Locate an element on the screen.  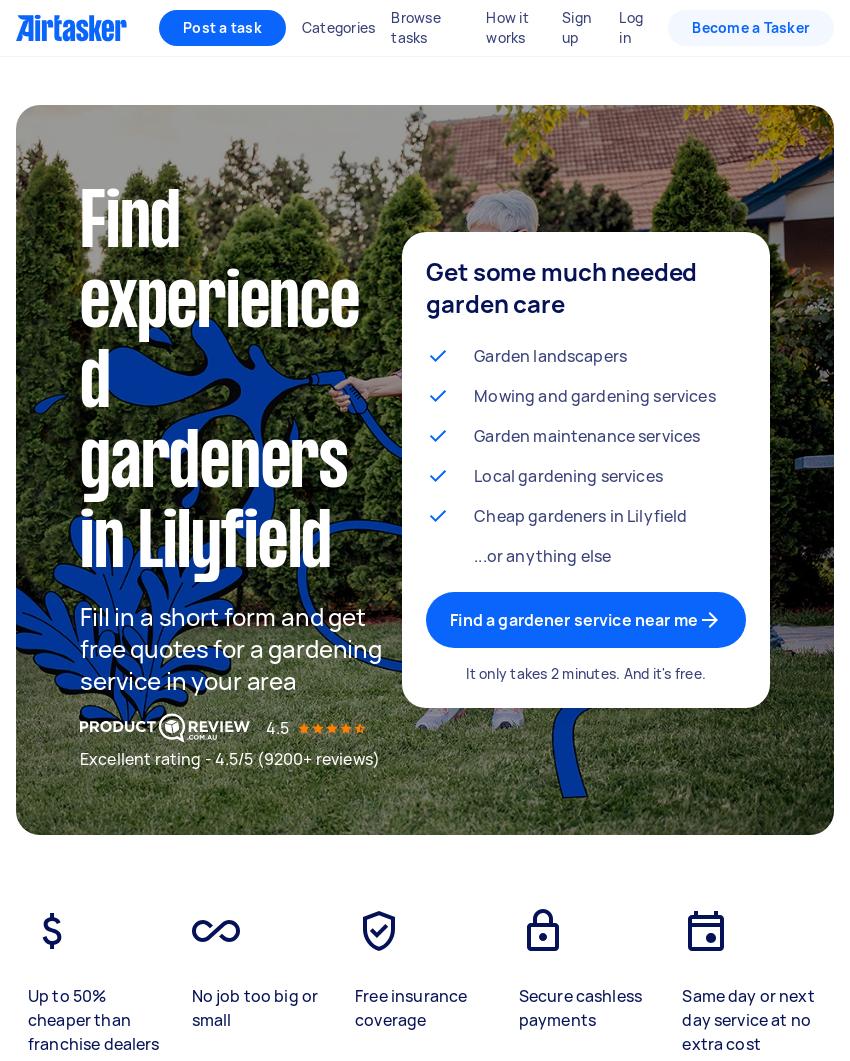
'Post a task' is located at coordinates (222, 27).